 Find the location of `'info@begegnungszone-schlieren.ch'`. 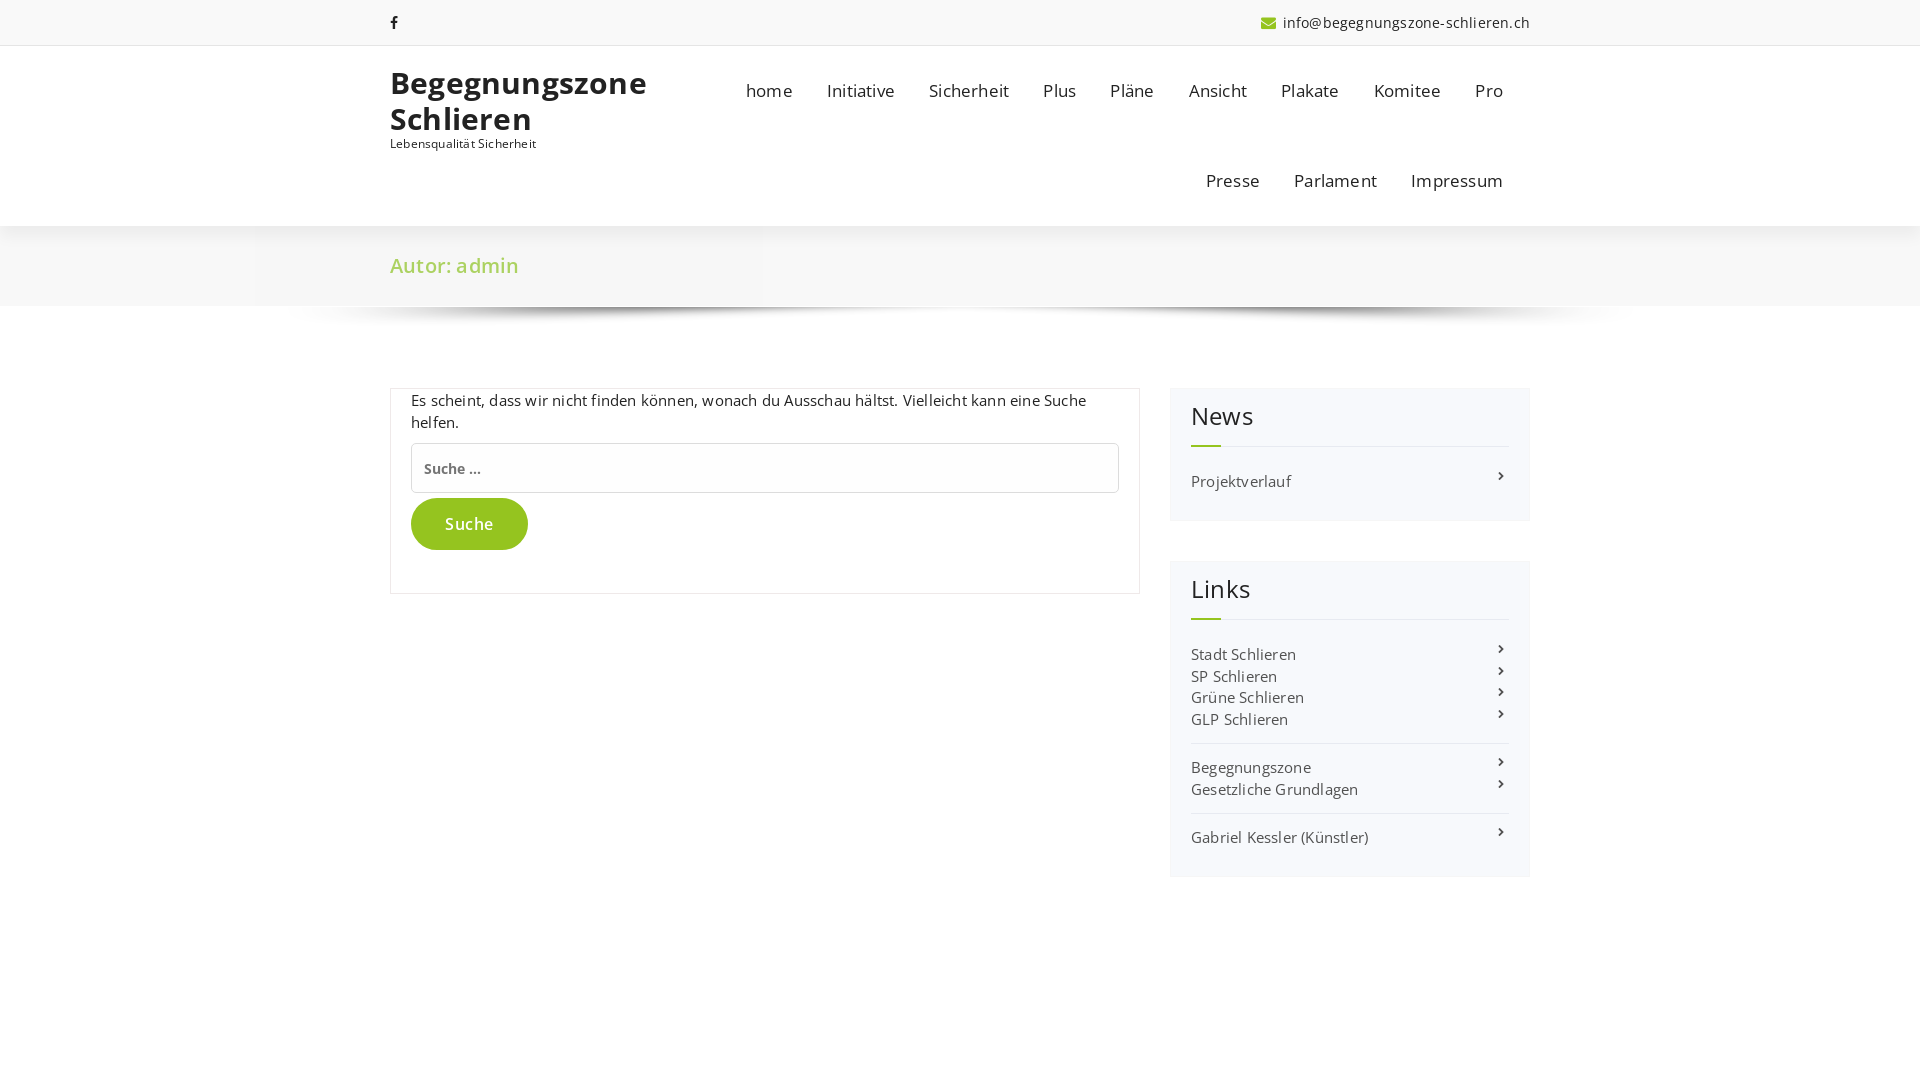

'info@begegnungszone-schlieren.ch' is located at coordinates (1394, 22).